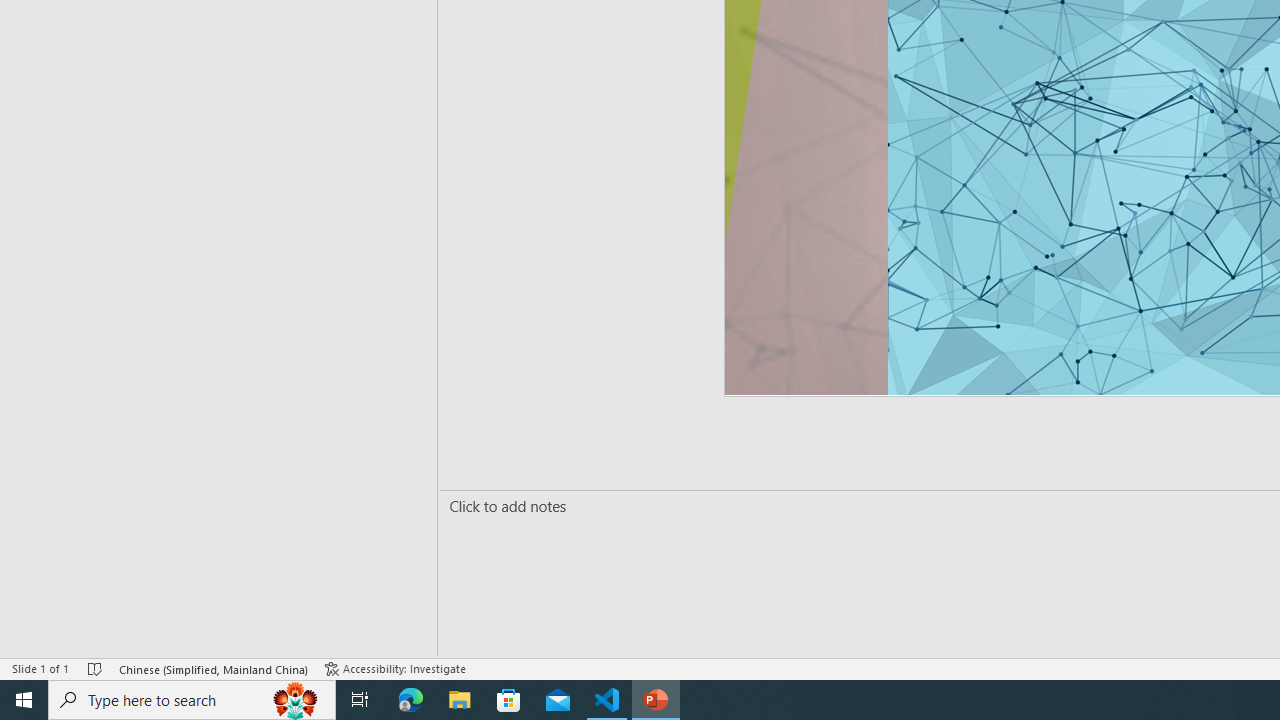 Image resolution: width=1280 pixels, height=720 pixels. I want to click on 'Spell Check No Errors', so click(95, 669).